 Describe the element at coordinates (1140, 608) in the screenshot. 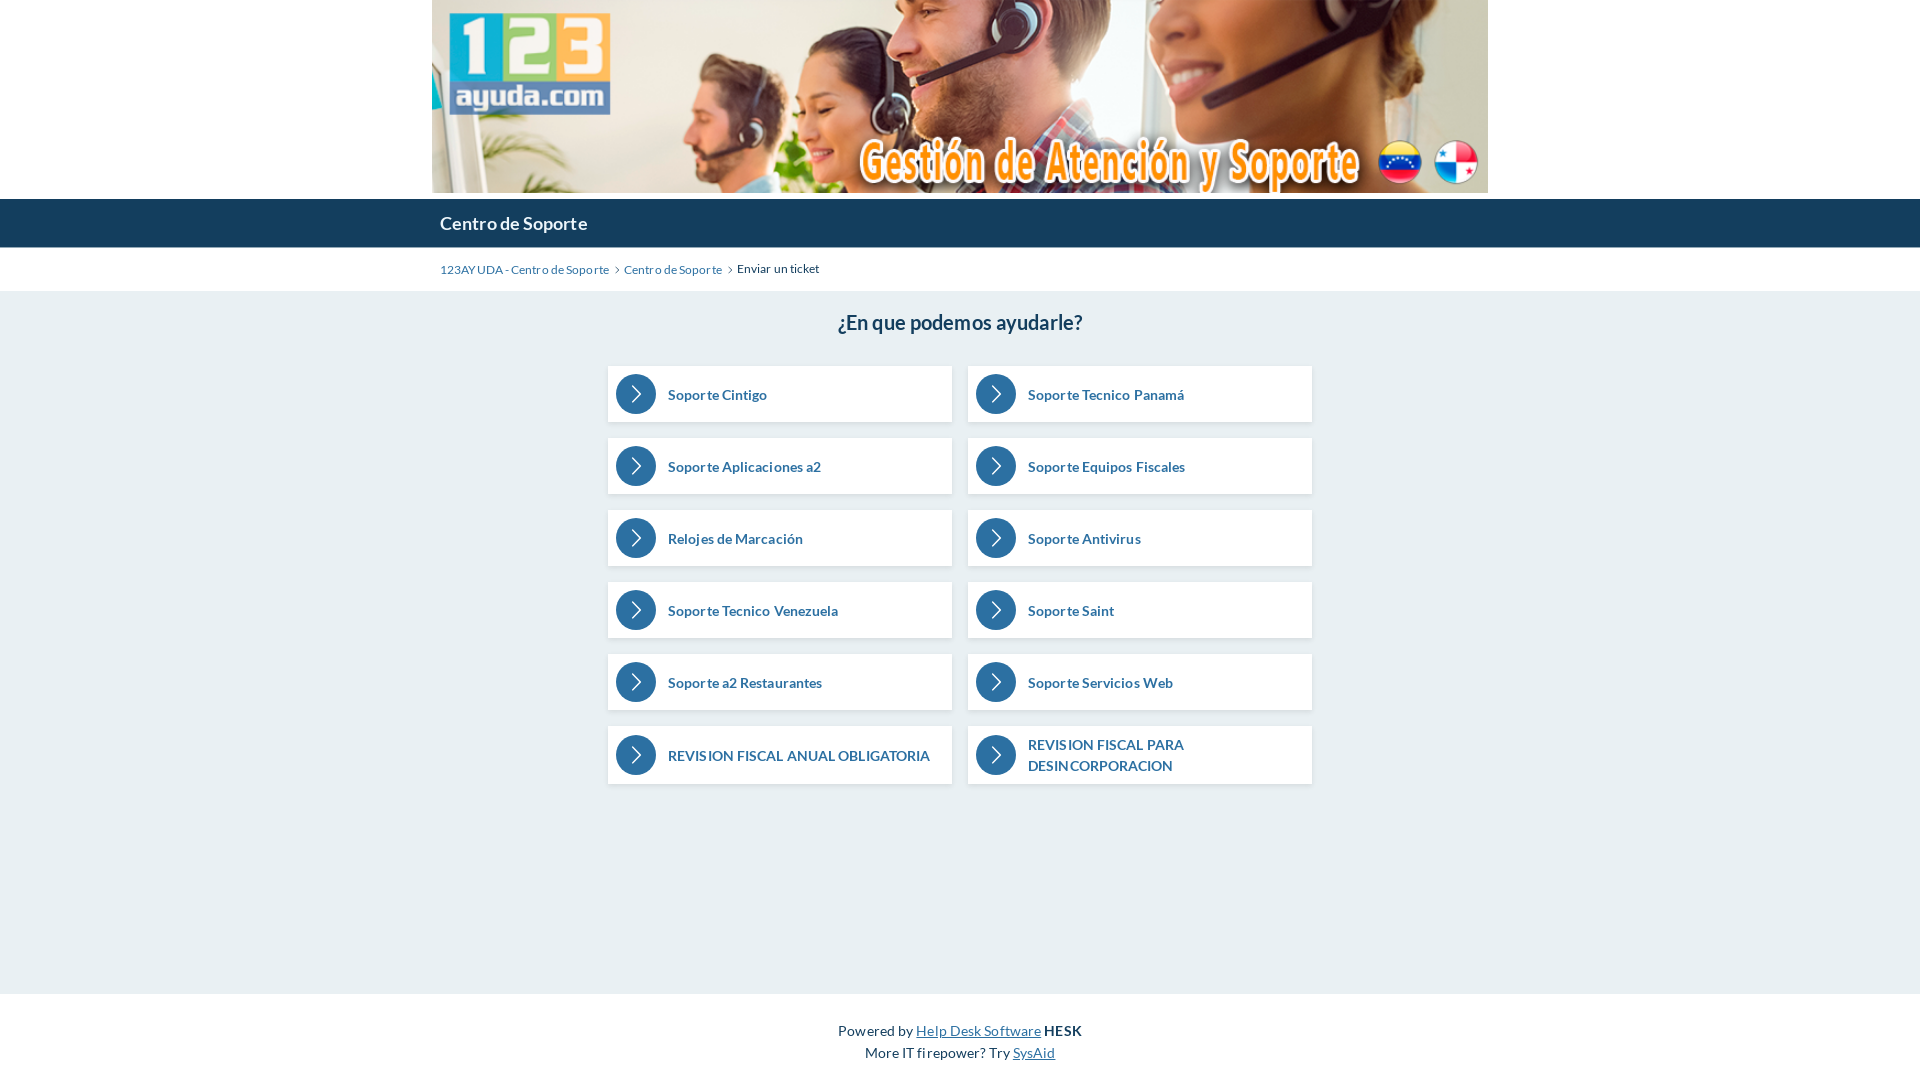

I see `'Soporte Saint'` at that location.